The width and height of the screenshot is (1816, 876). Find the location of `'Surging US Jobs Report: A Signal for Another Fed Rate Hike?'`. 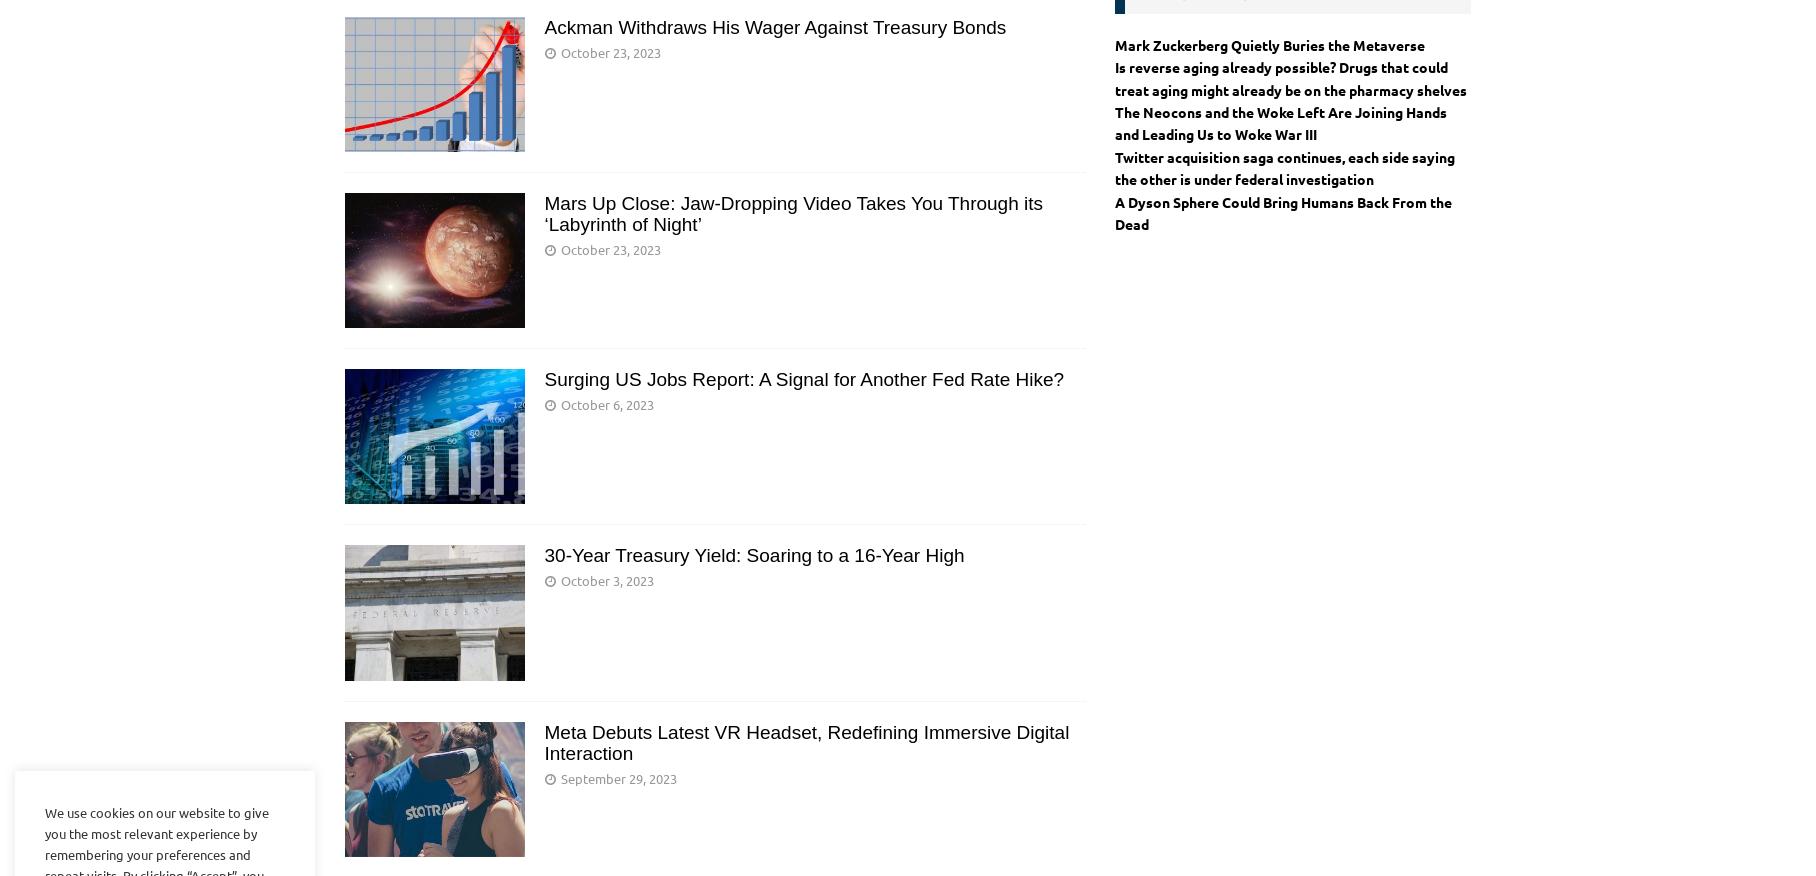

'Surging US Jobs Report: A Signal for Another Fed Rate Hike?' is located at coordinates (544, 378).